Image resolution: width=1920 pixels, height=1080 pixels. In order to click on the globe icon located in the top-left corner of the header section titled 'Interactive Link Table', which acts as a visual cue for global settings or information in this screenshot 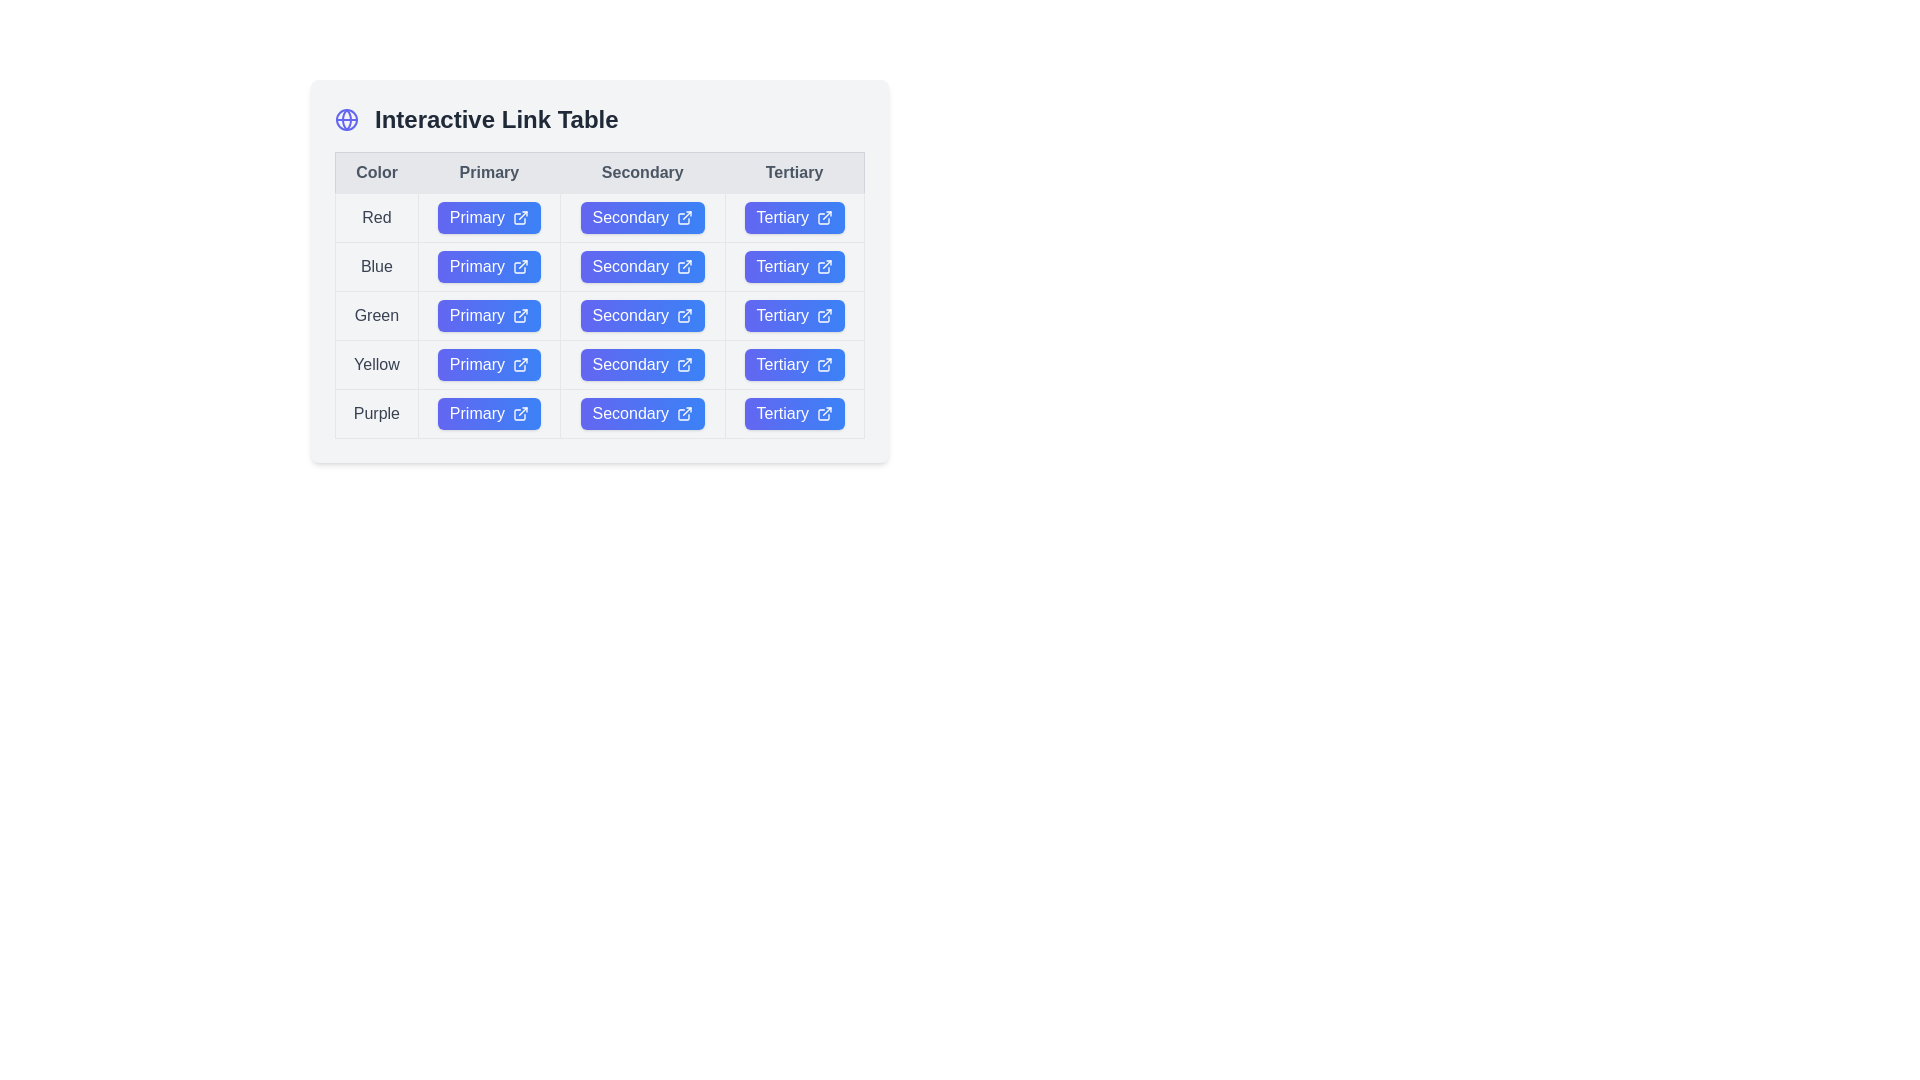, I will do `click(346, 119)`.